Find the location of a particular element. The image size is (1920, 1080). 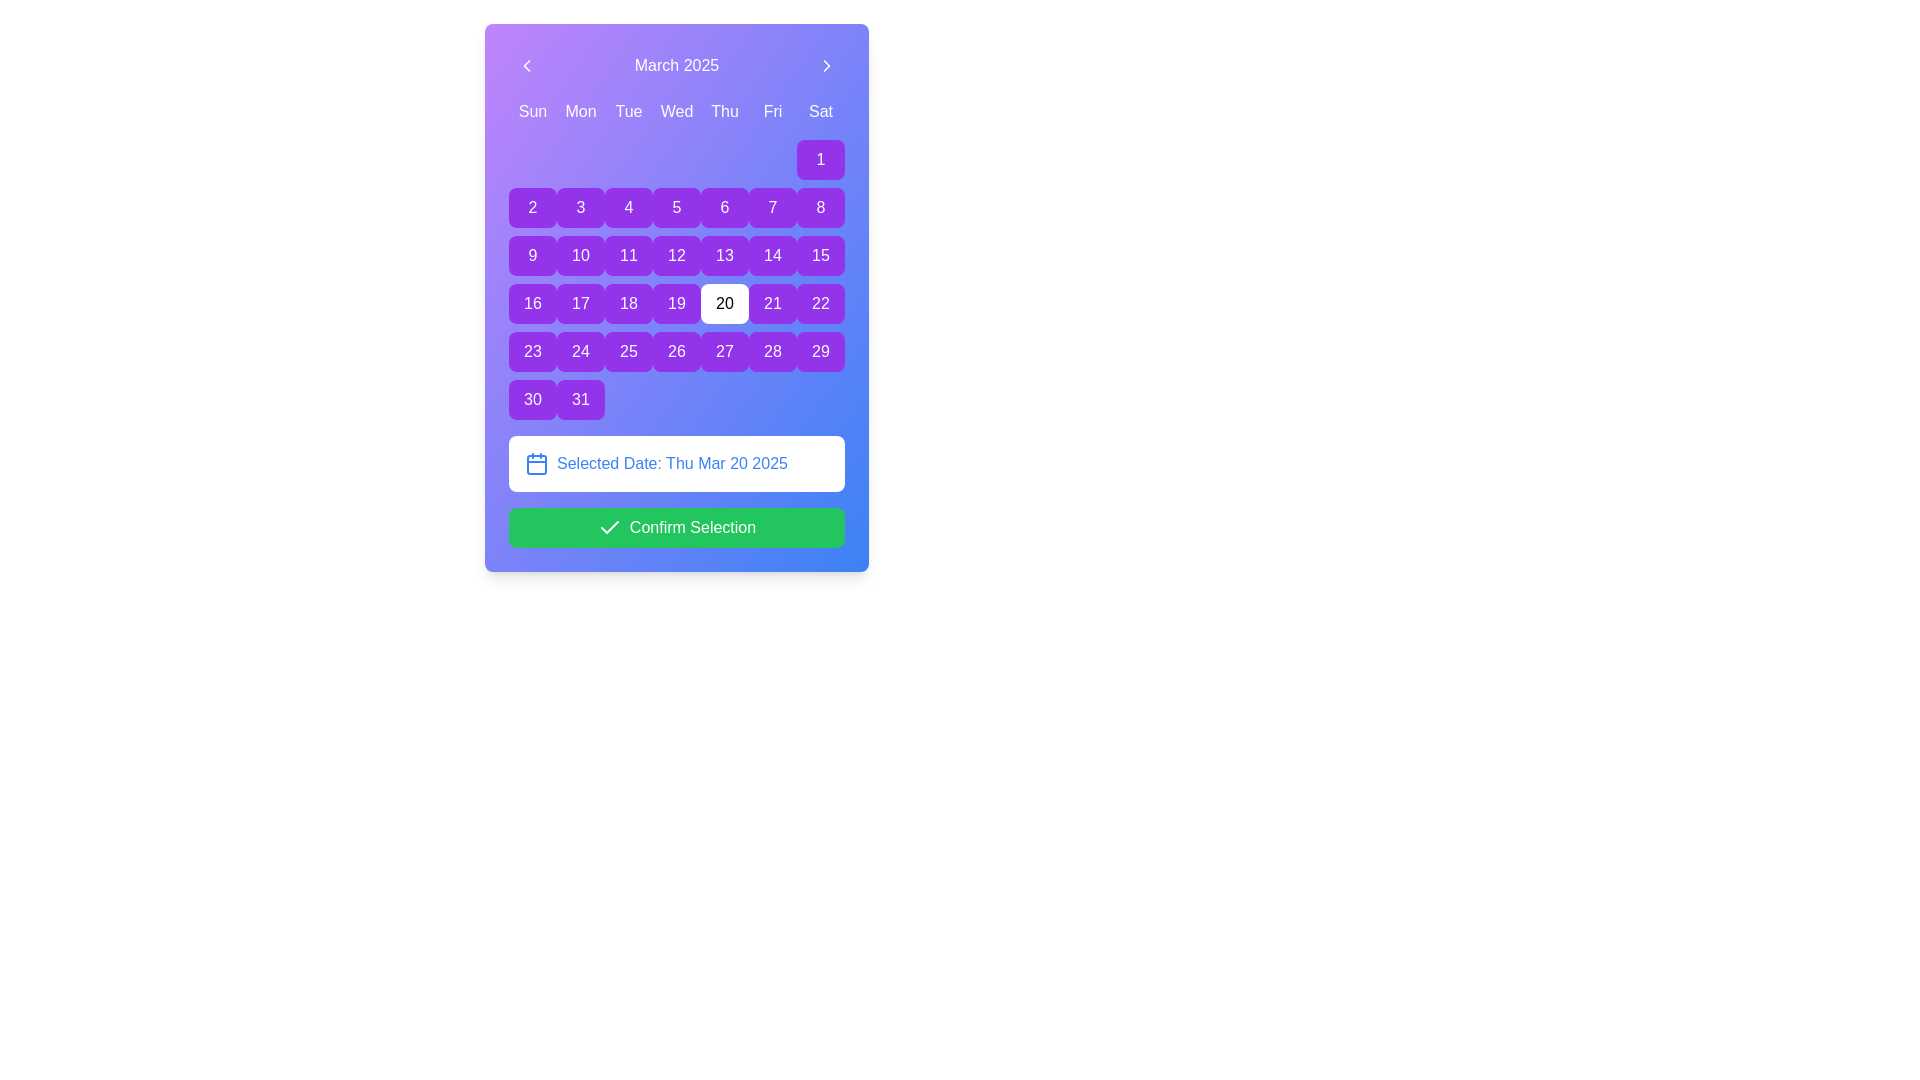

the button representing the date '22' in the March 2025 calendar is located at coordinates (820, 304).